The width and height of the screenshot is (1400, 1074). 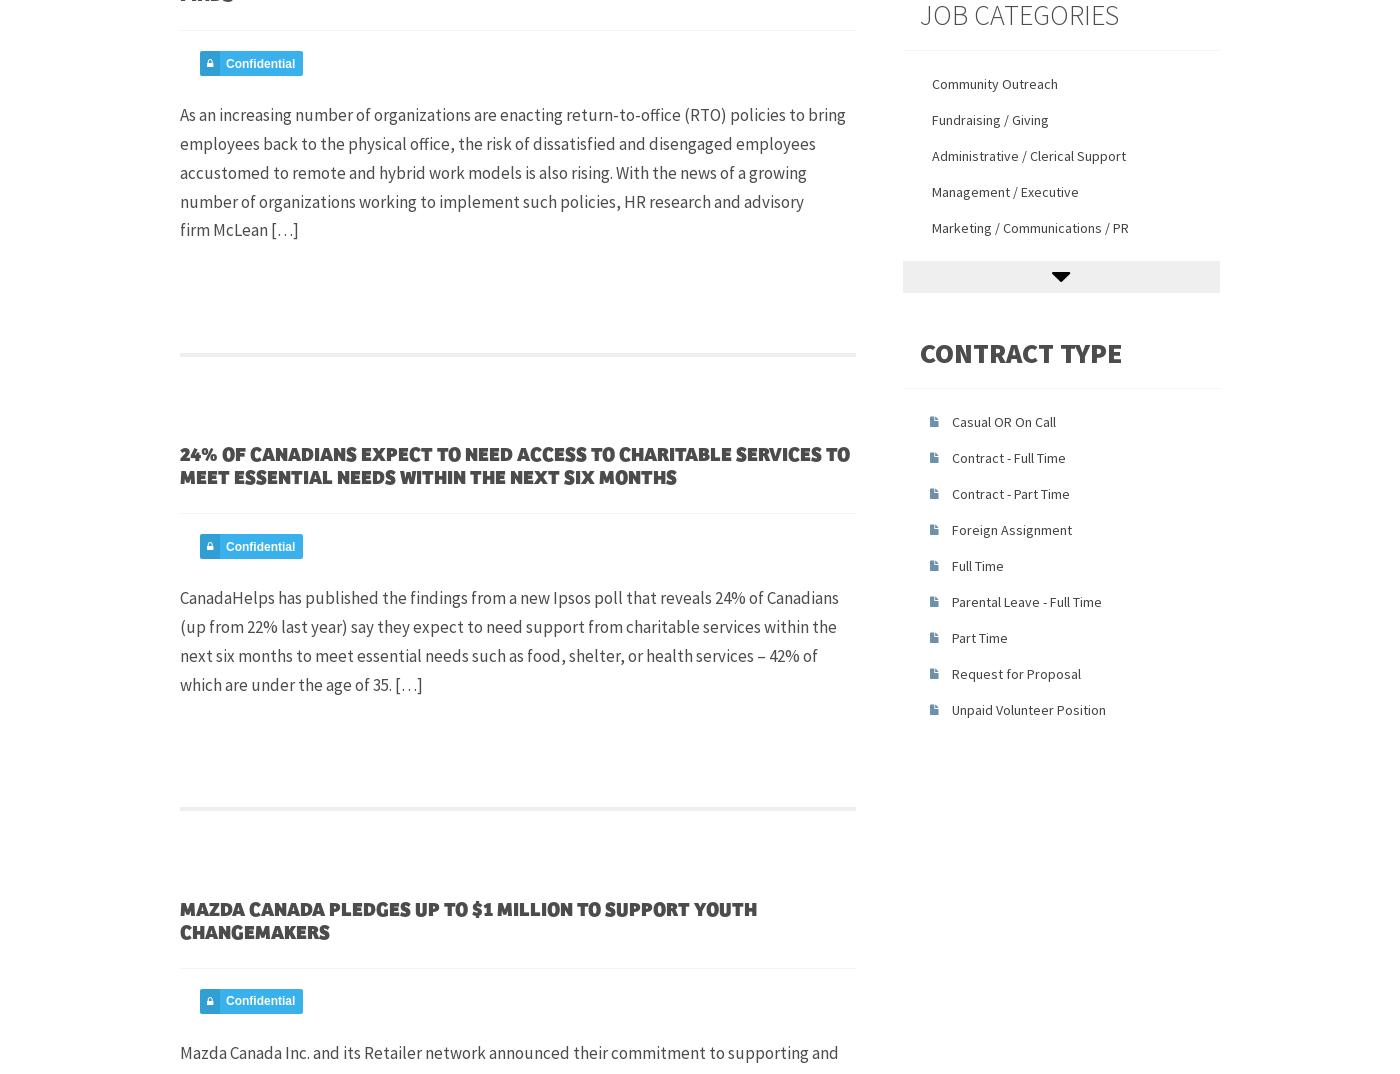 What do you see at coordinates (1004, 190) in the screenshot?
I see `'Management / Executive'` at bounding box center [1004, 190].